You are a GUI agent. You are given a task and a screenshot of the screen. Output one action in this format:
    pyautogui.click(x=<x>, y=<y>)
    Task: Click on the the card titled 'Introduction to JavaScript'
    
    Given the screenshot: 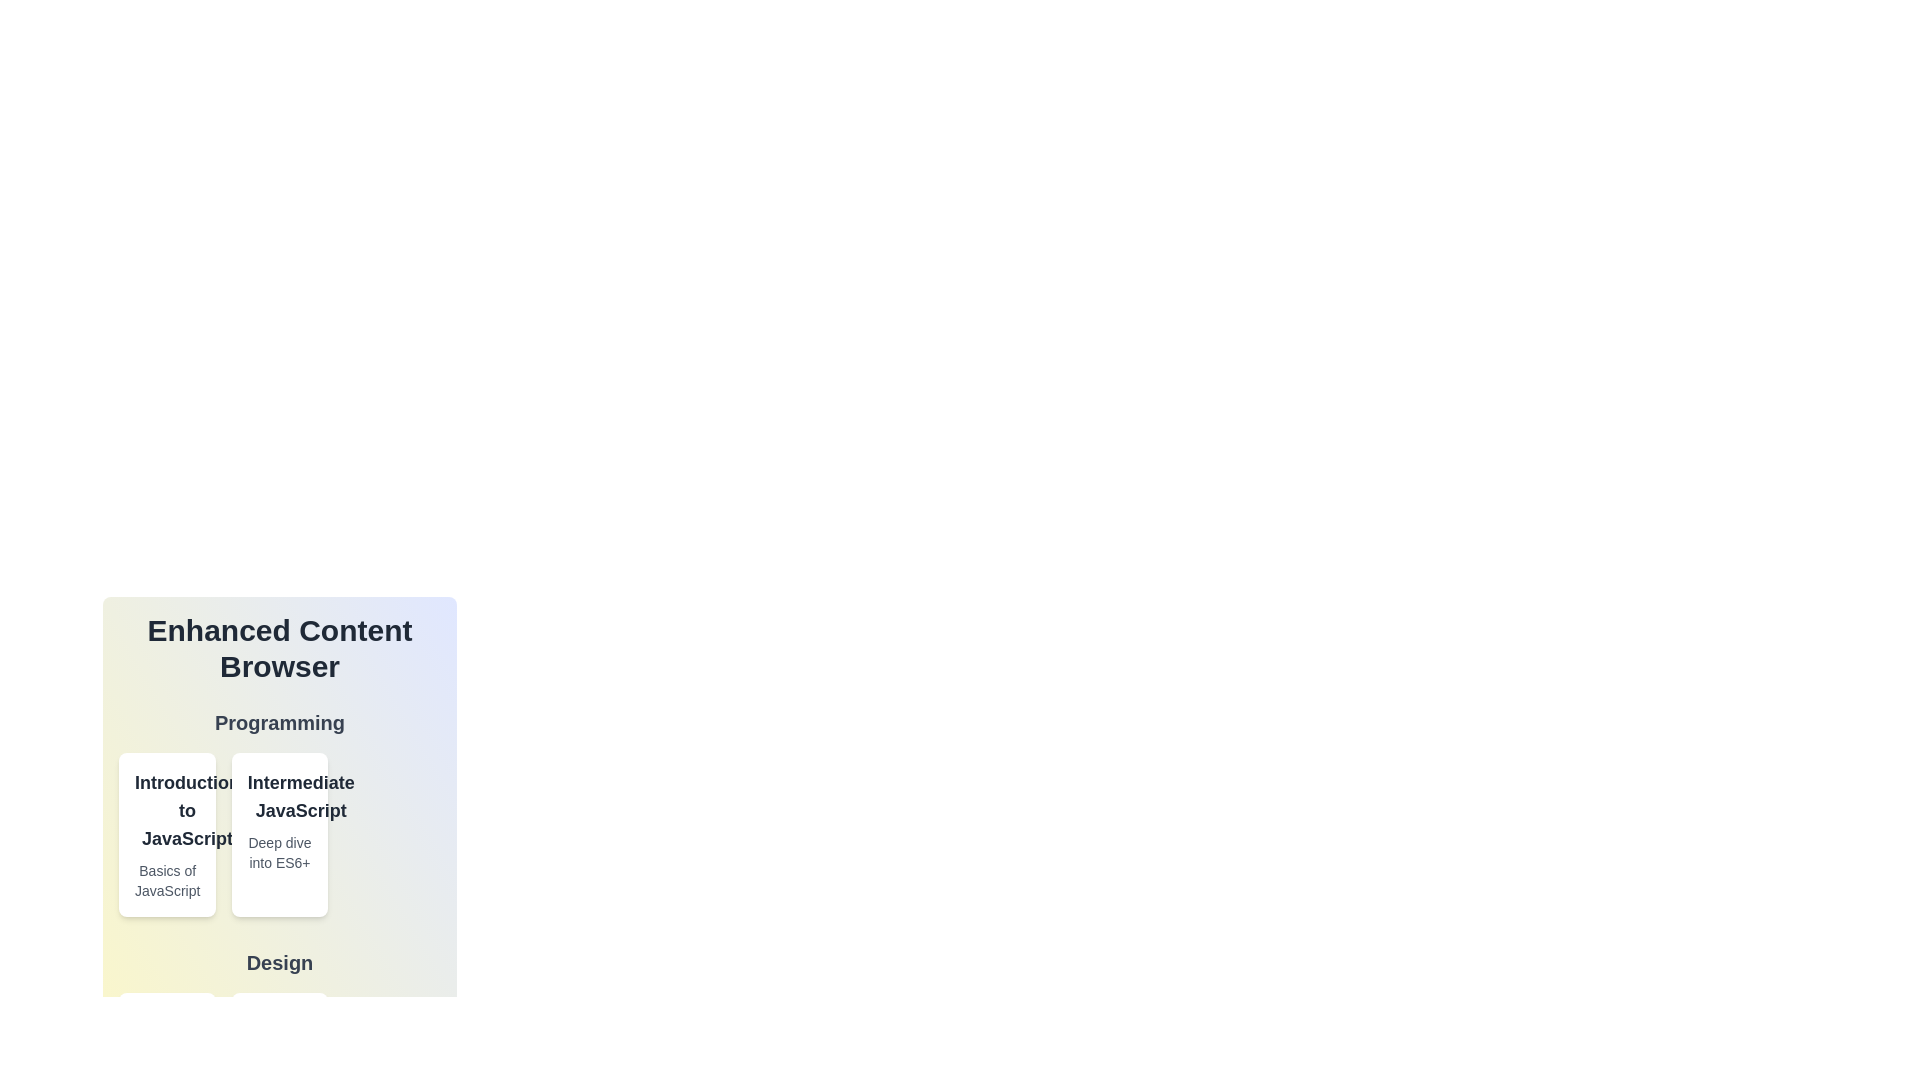 What is the action you would take?
    pyautogui.click(x=167, y=834)
    